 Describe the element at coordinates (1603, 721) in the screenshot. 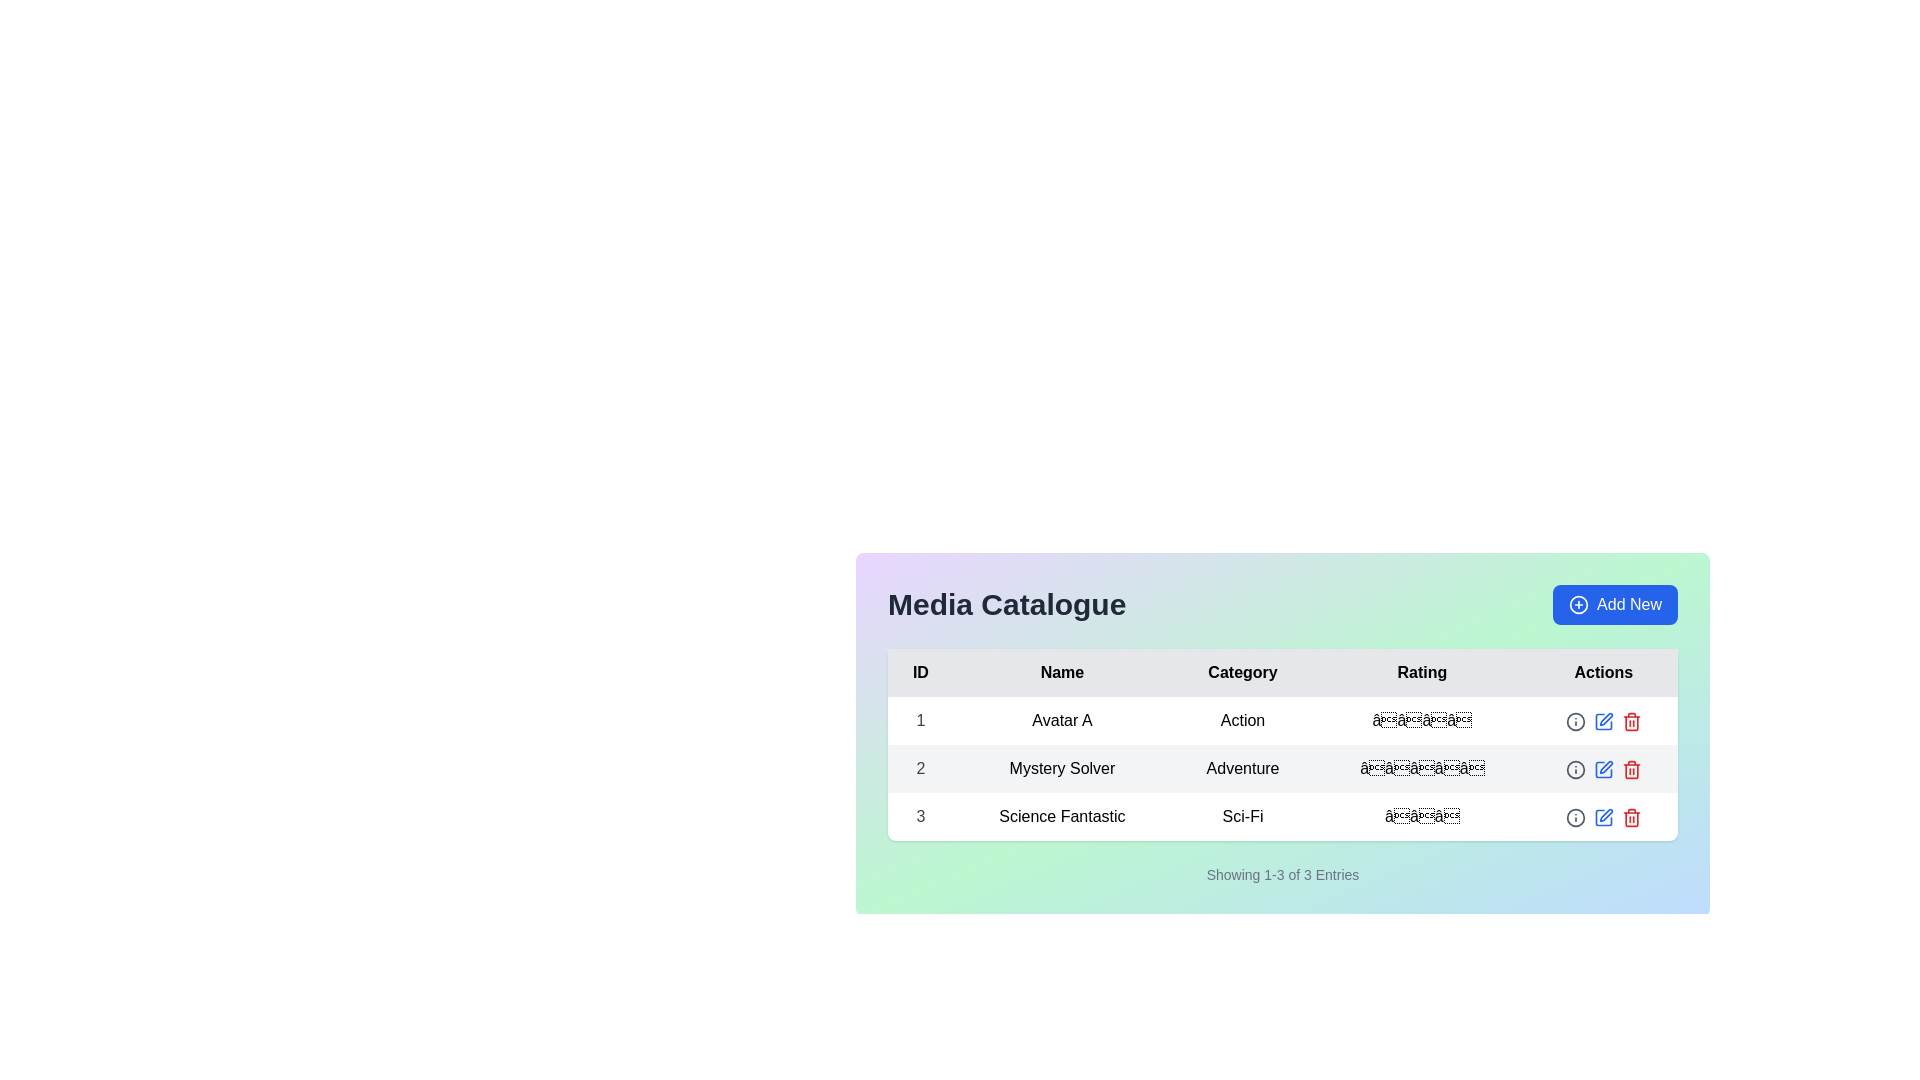

I see `the blue pencil icon in the 'Actions' column of the first row in the table` at that location.